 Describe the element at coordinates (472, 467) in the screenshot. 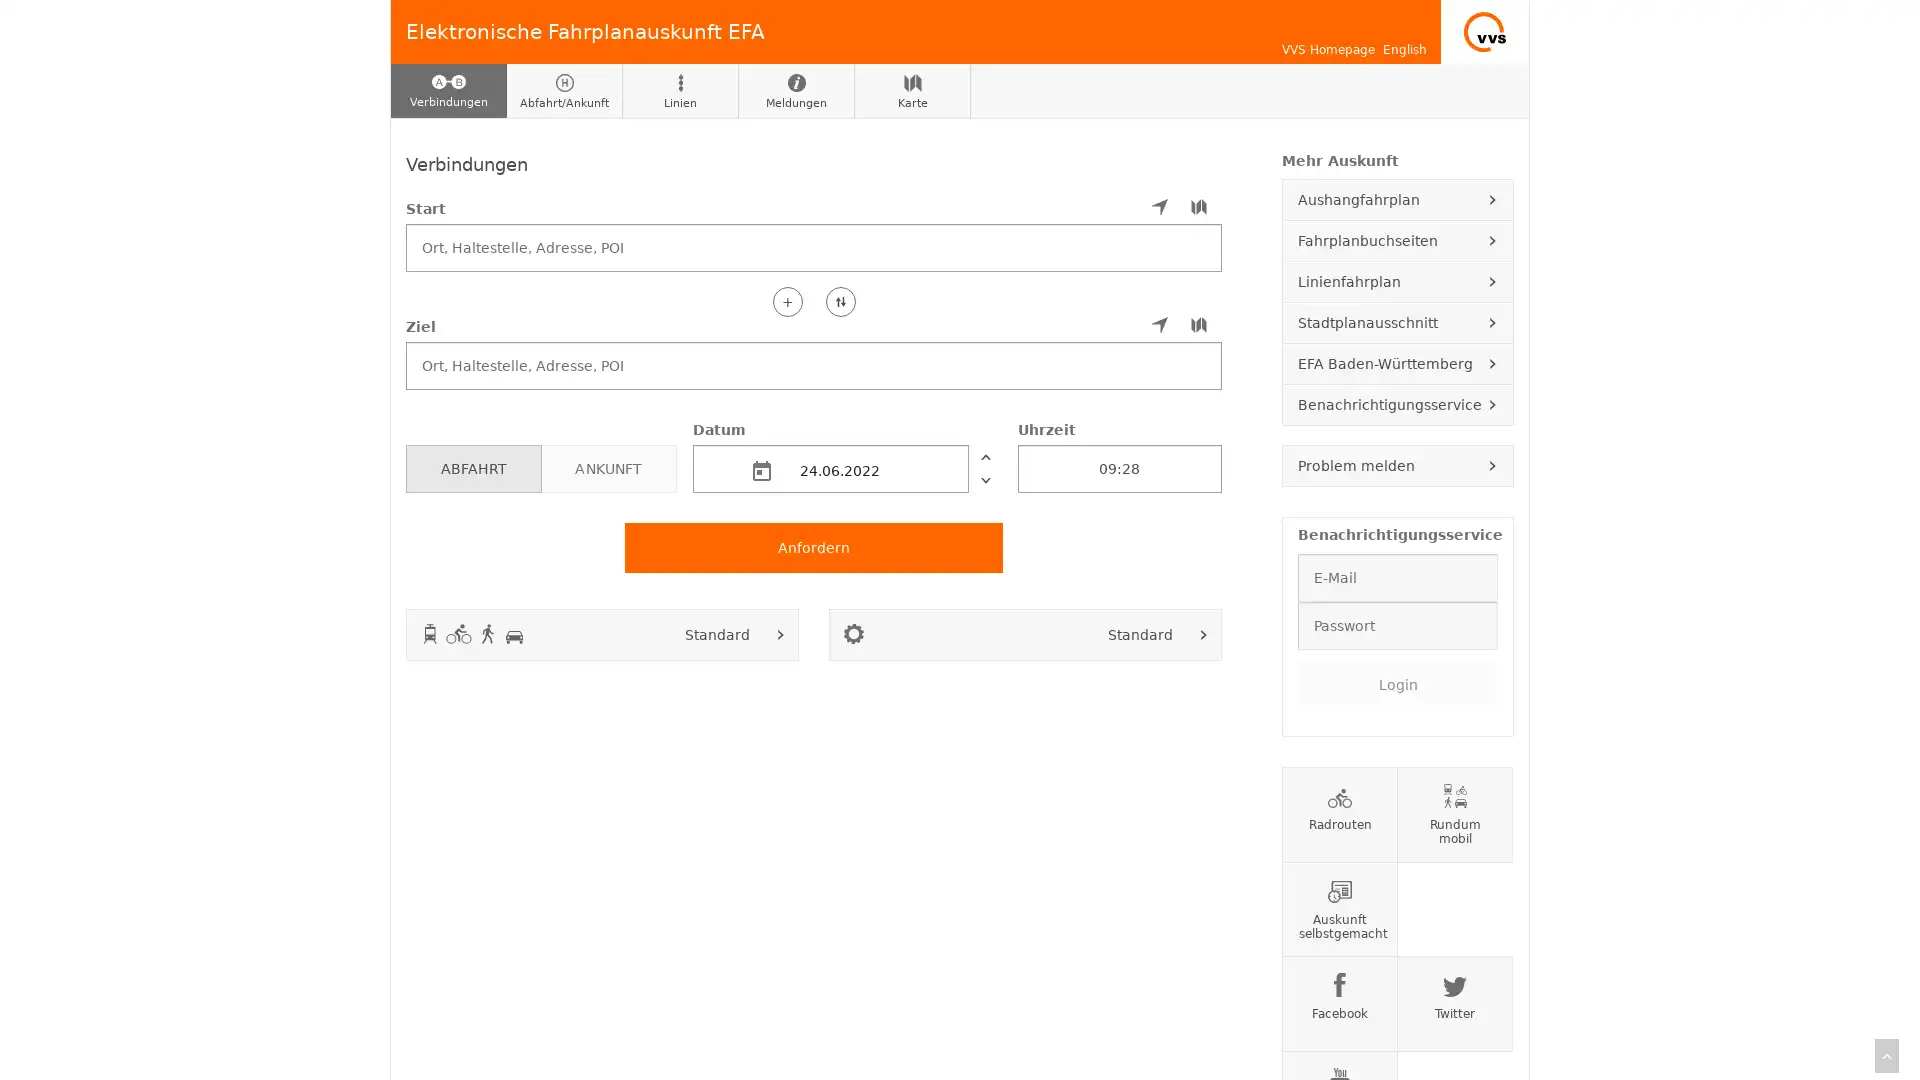

I see `ABFAHRT` at that location.